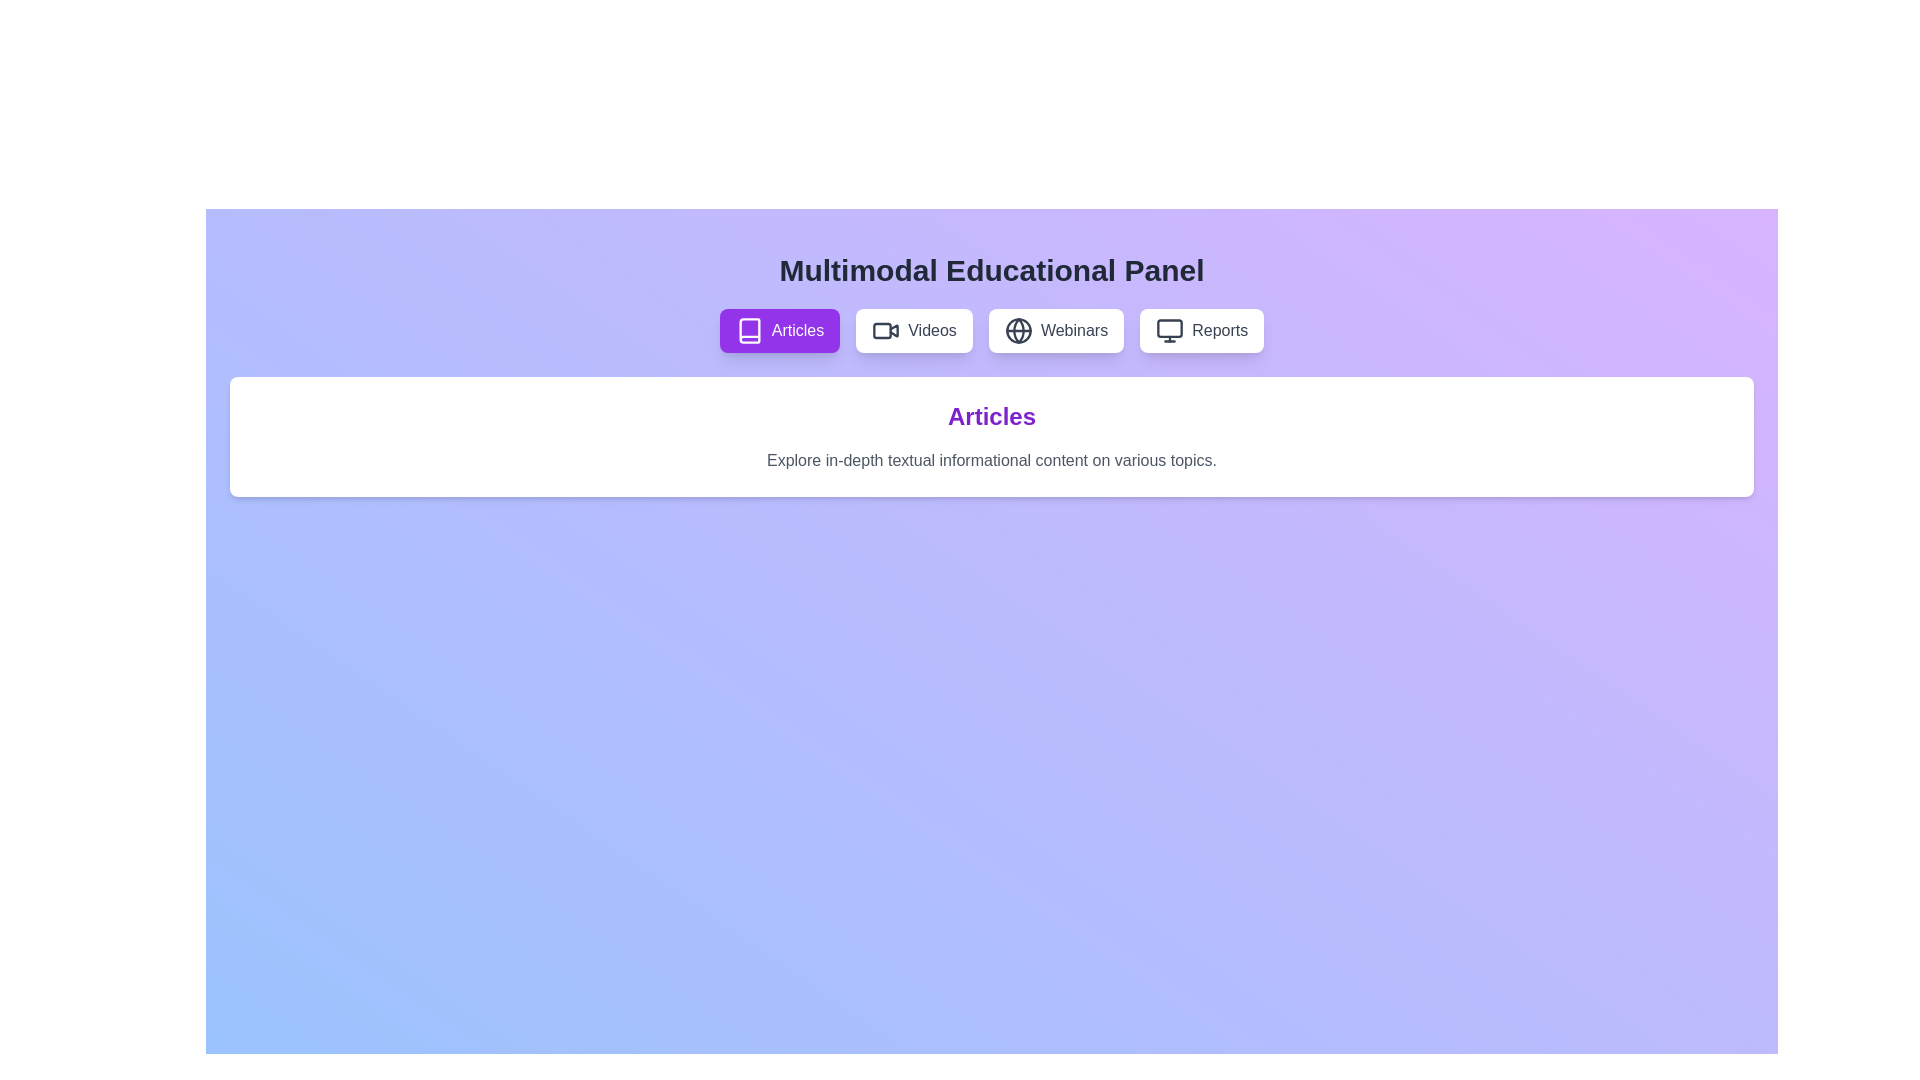  Describe the element at coordinates (1018, 330) in the screenshot. I see `the decorative SVG circle element at the center of the globe icon in the 'Webinars' section for further action if associated` at that location.